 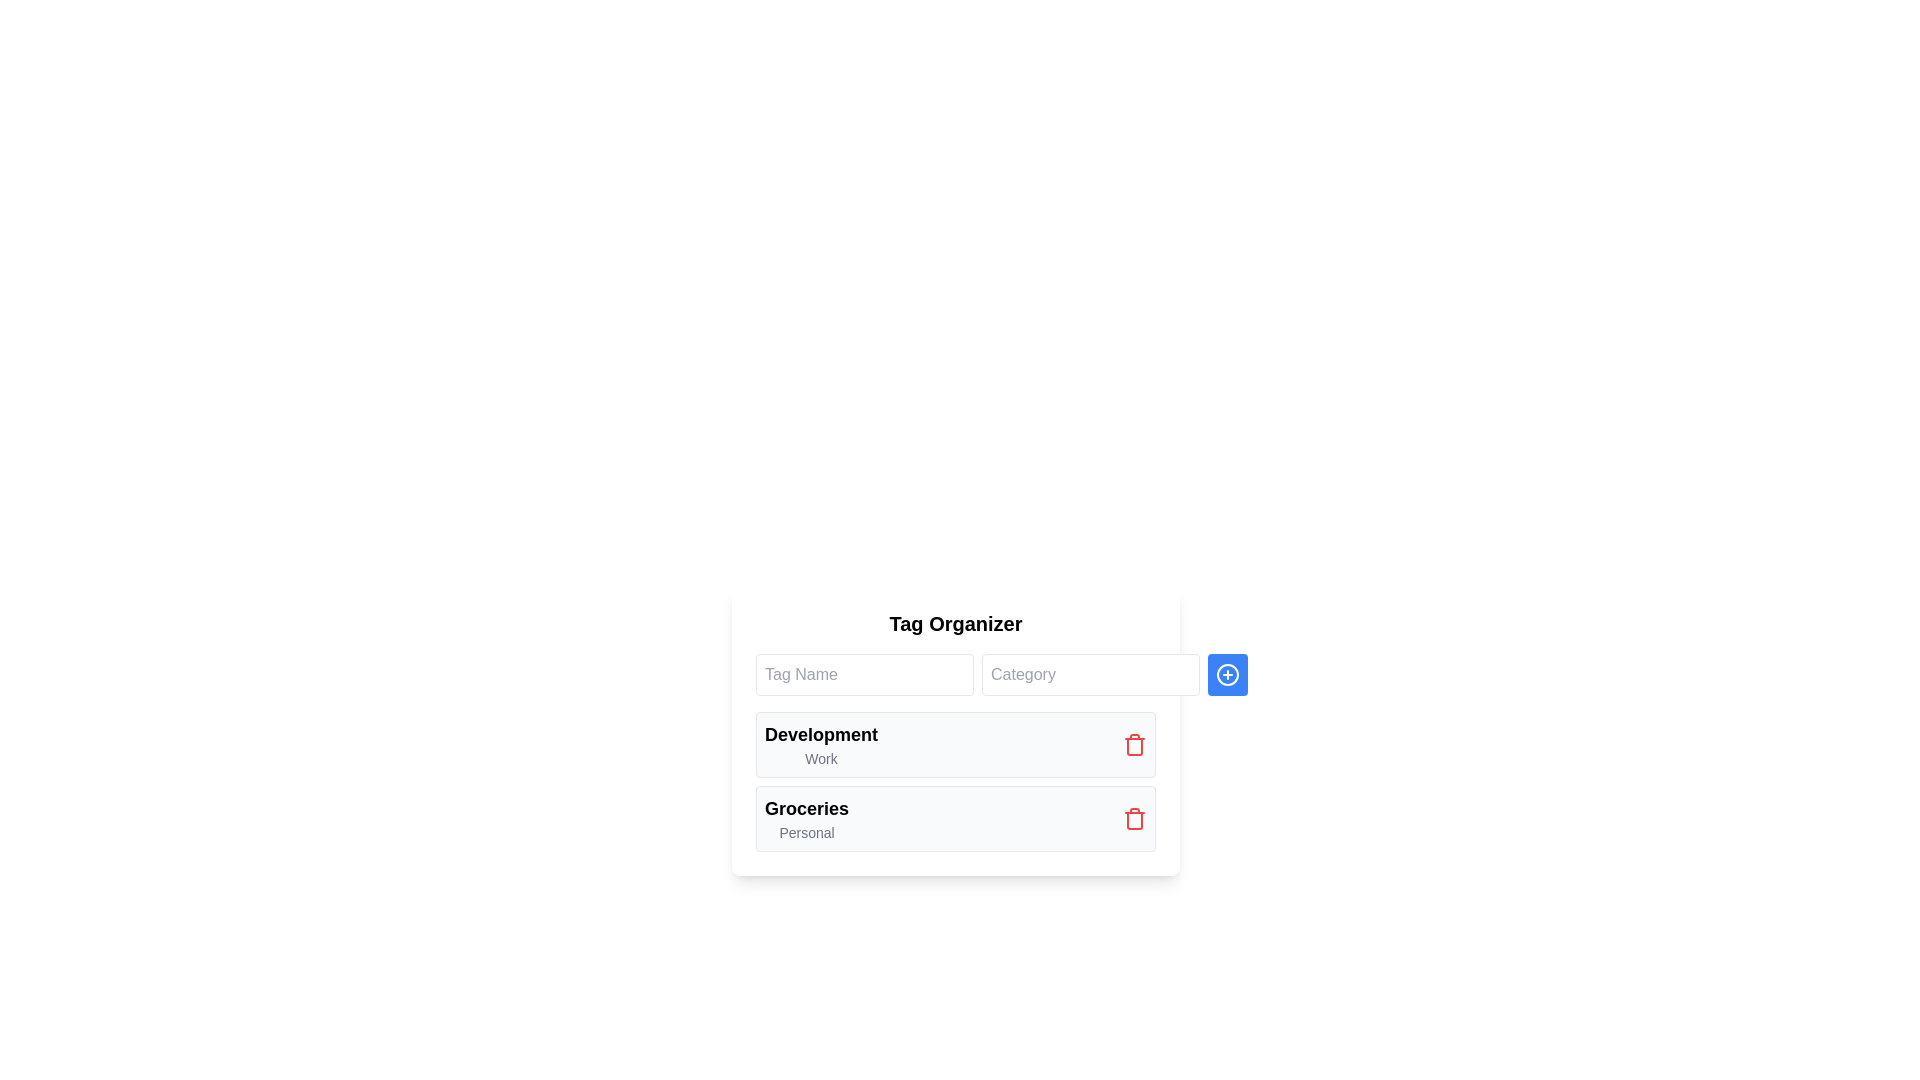 What do you see at coordinates (1134, 818) in the screenshot?
I see `the trash bin icon button located at the far-right side of the 'Groceries' row under the 'Tag Organizer' section to initiate the deletion of the 'Groceries' entry` at bounding box center [1134, 818].